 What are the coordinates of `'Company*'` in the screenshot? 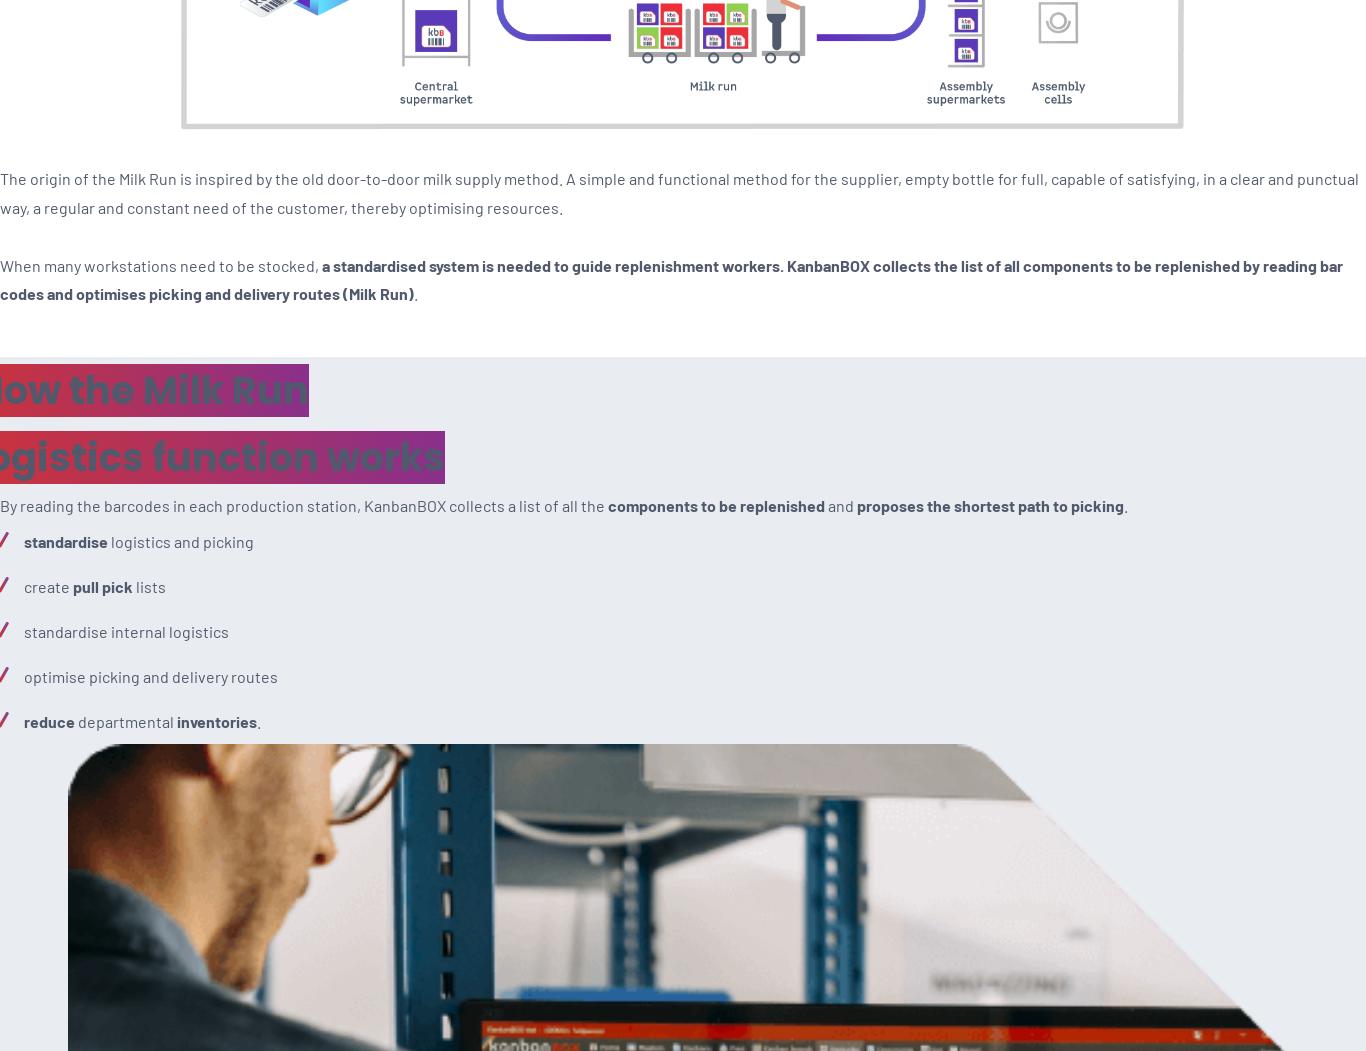 It's located at (43, 438).